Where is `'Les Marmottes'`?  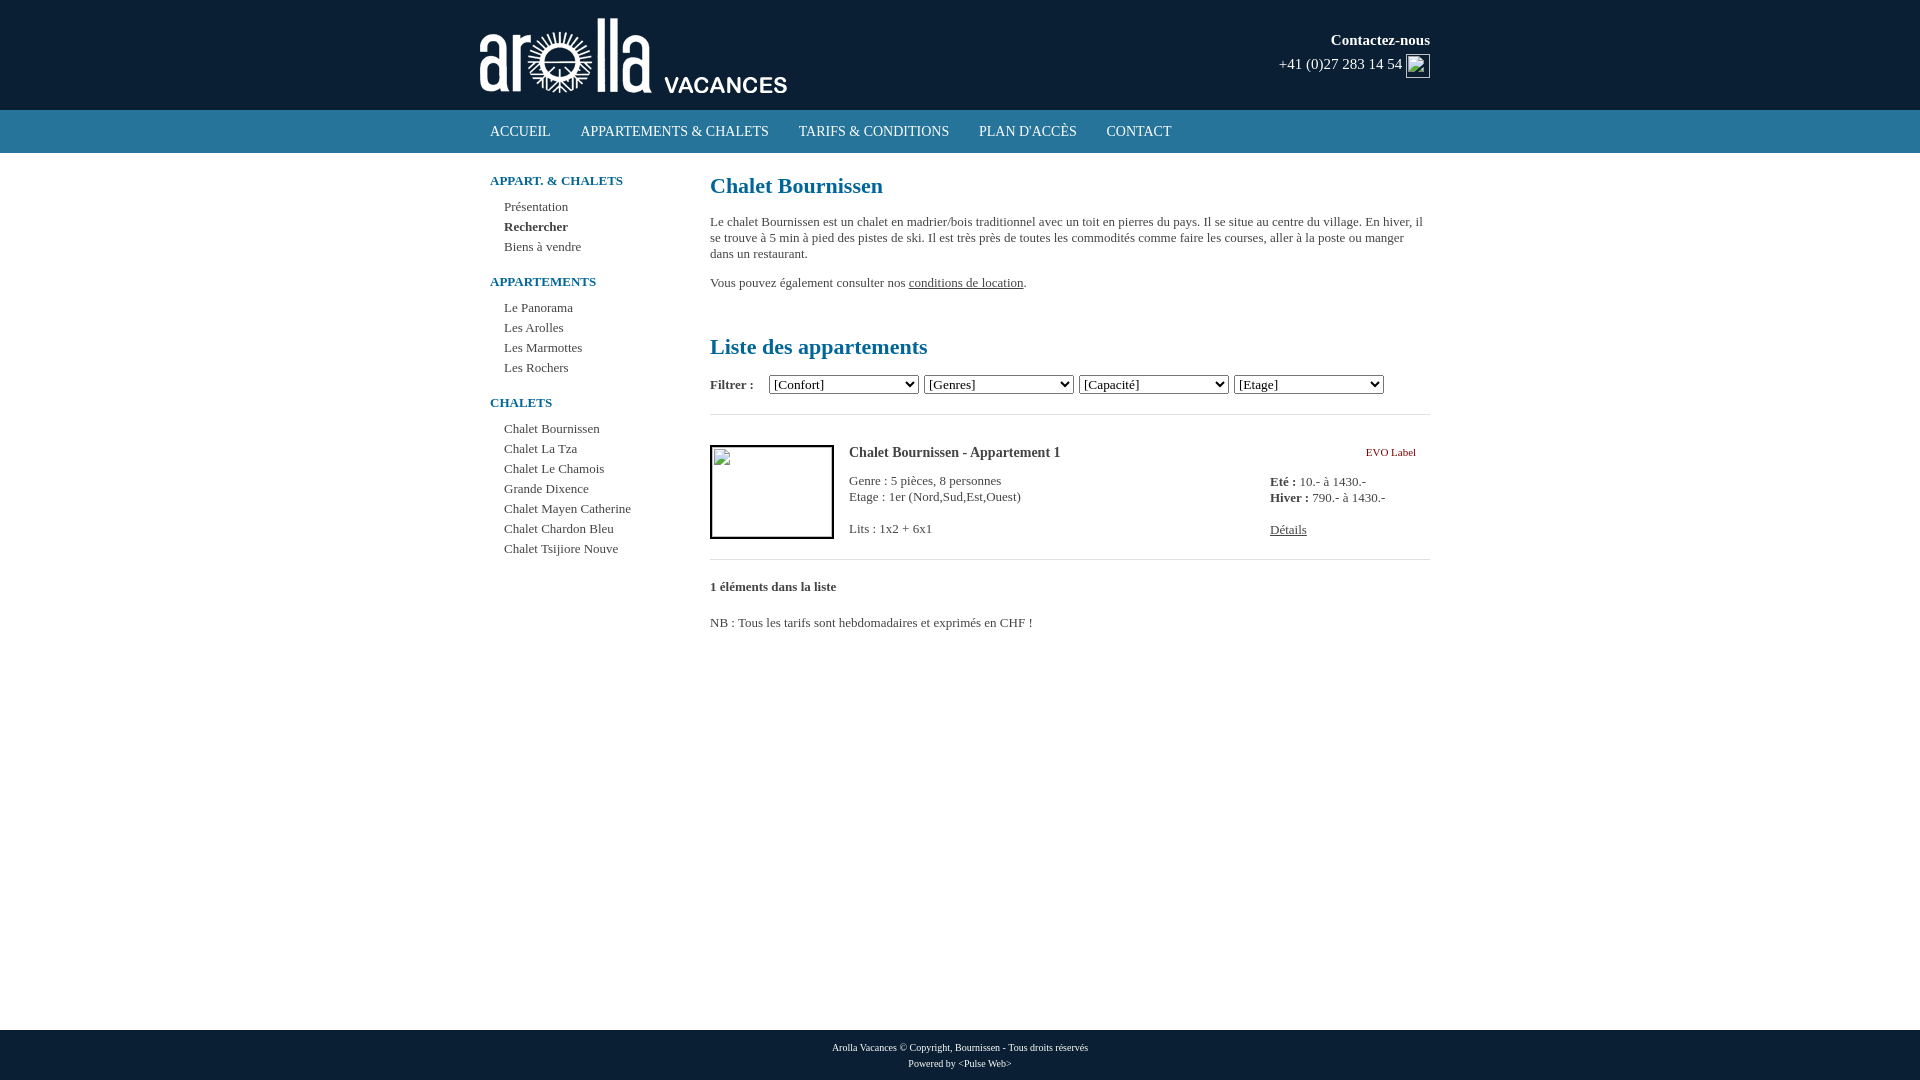
'Les Marmottes' is located at coordinates (504, 346).